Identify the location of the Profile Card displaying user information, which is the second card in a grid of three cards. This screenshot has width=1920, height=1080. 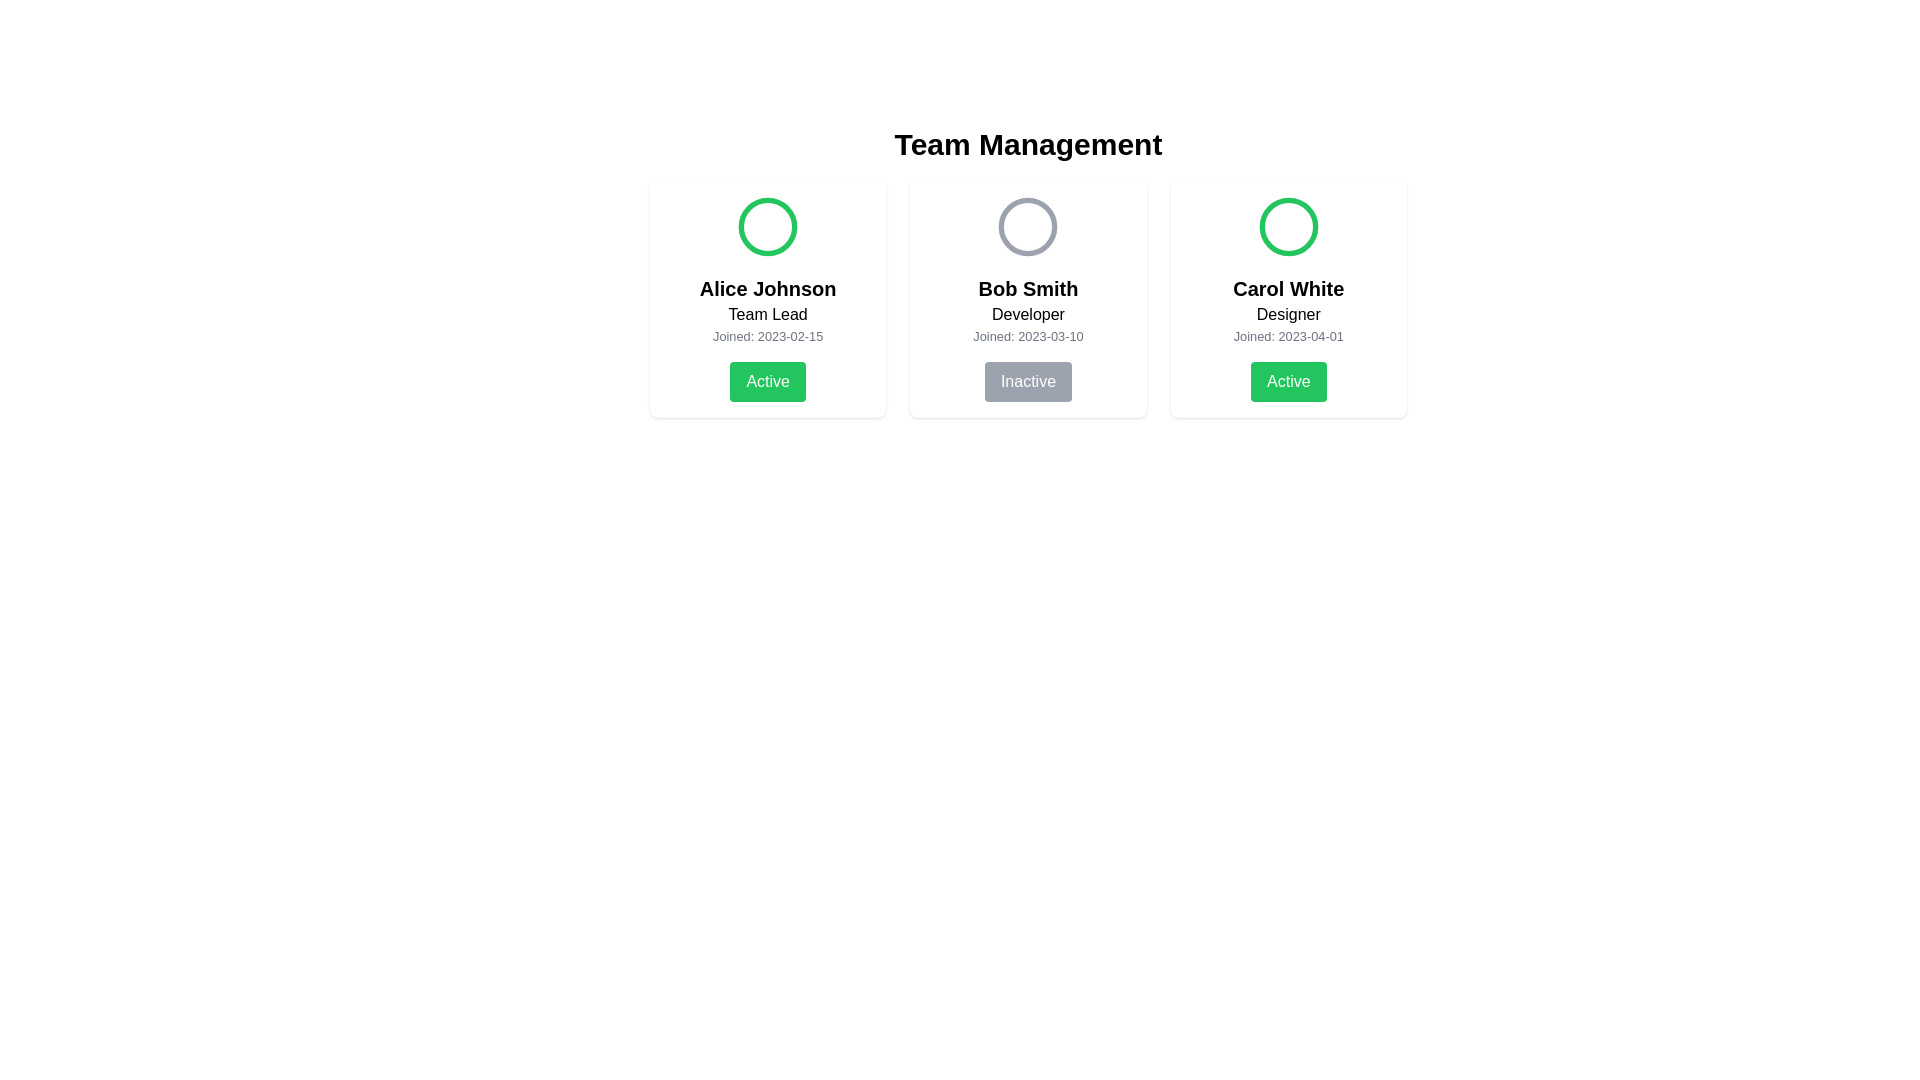
(1028, 298).